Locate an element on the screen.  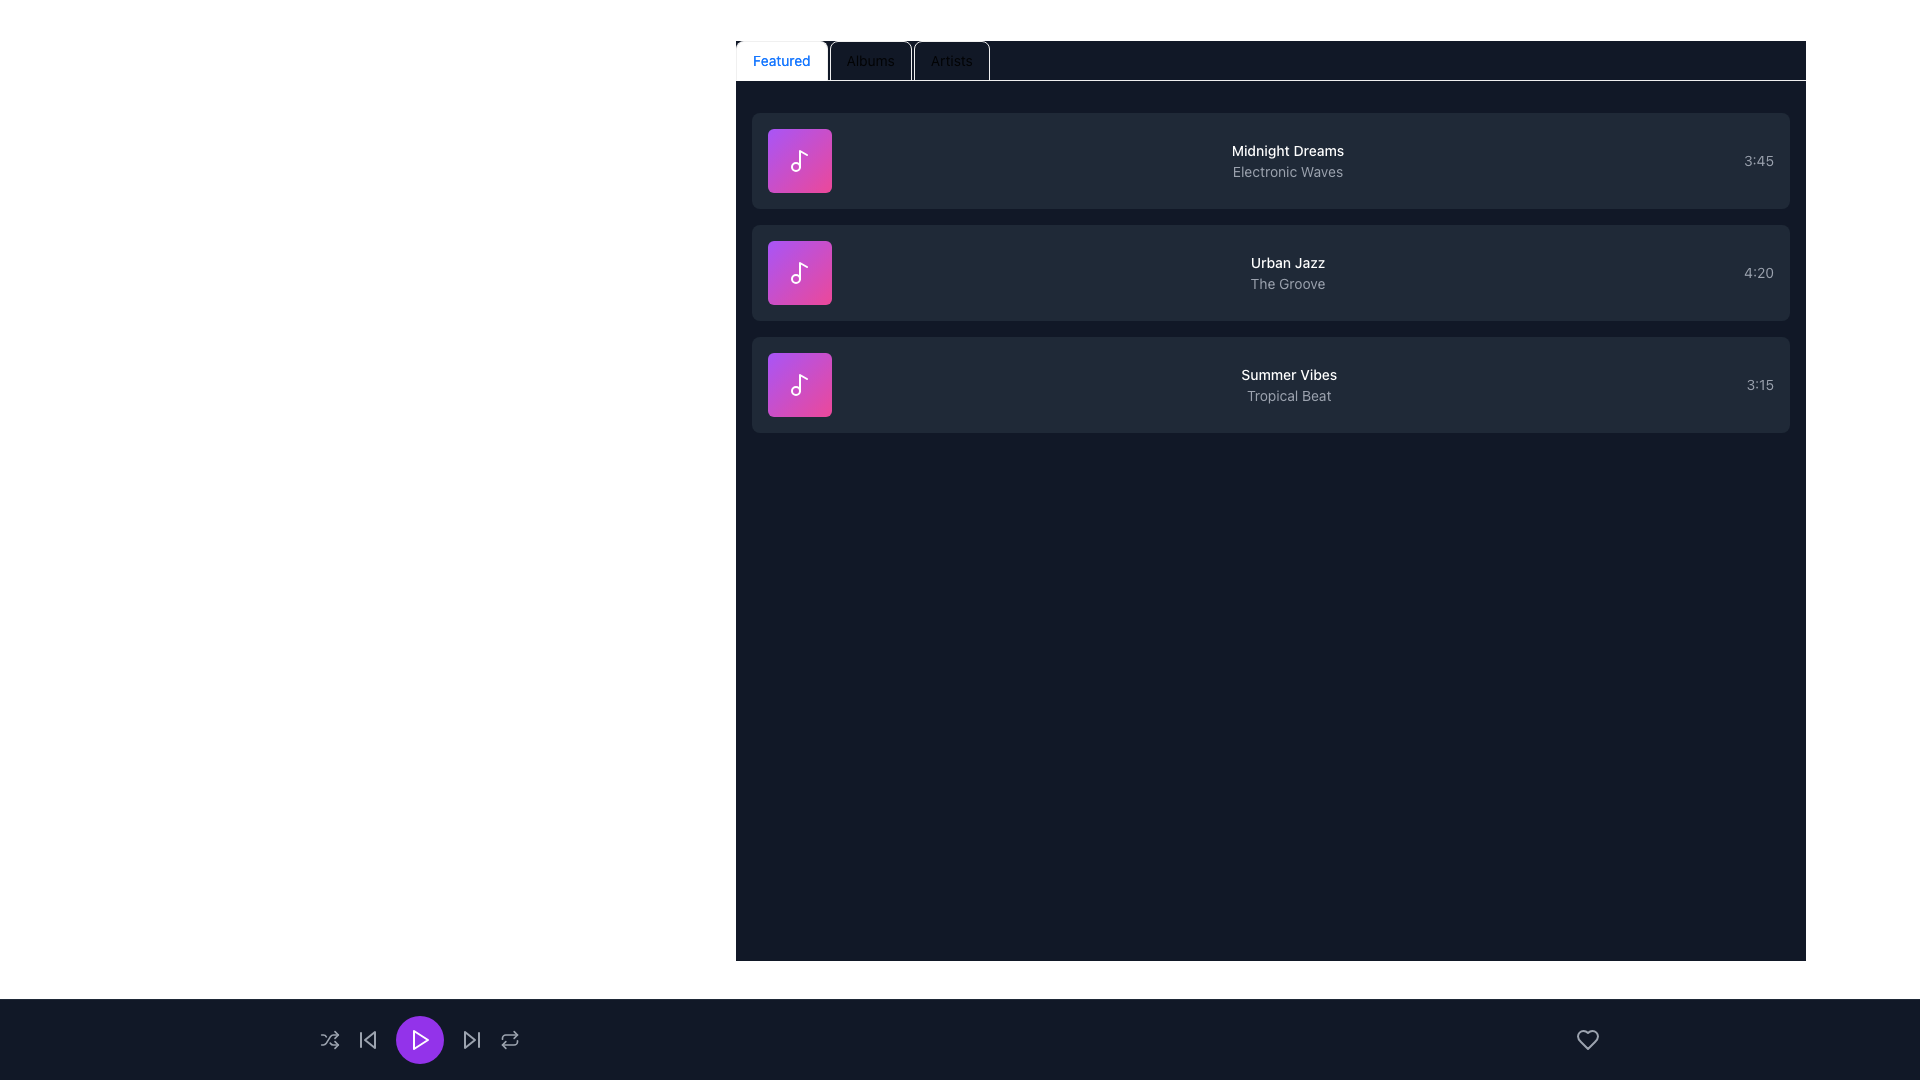
the decorative graphic element within the SVG icon that is part of the second item in the list of music entries, adjacent to the entry labeled 'Urban Jazz' is located at coordinates (803, 270).